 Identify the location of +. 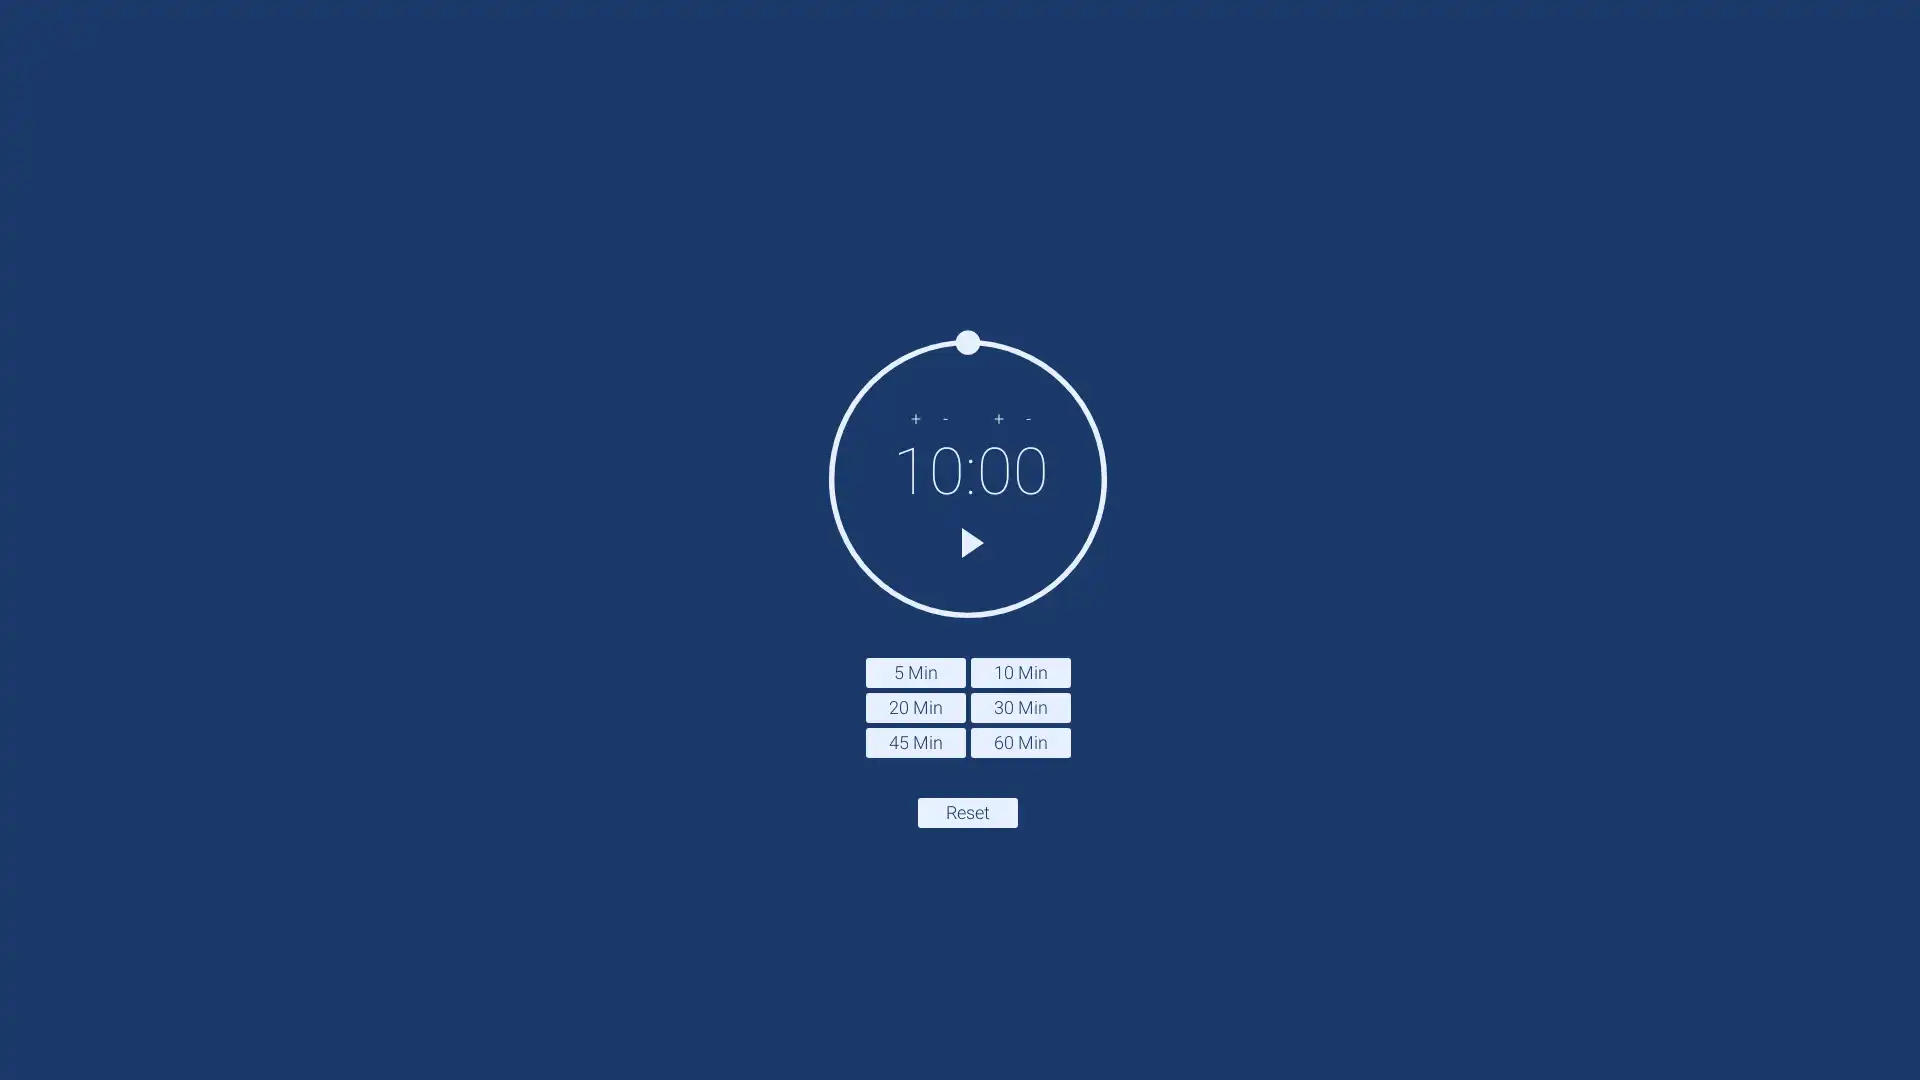
(998, 416).